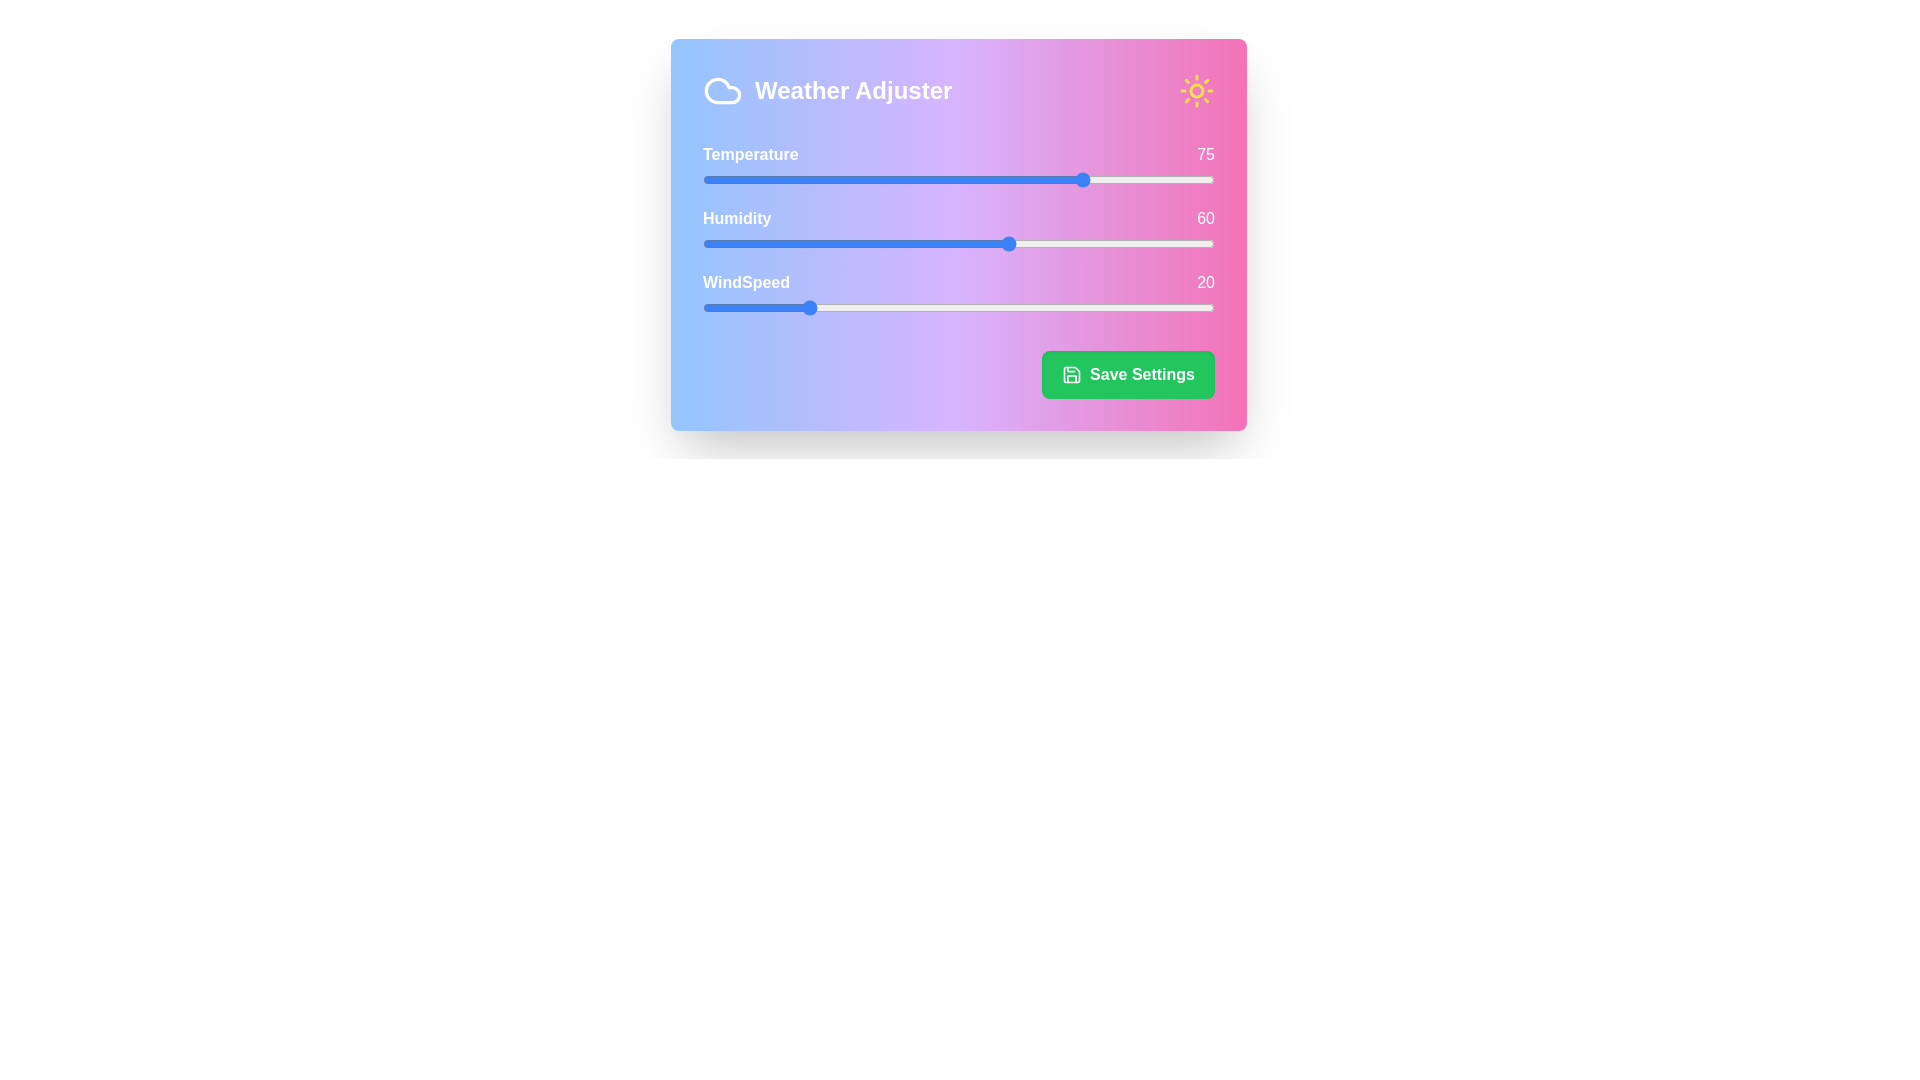  I want to click on the 'WindSpeed' text label, which is styled in bold, white font and located below the 'Humidity' label and above the 'Save Settings' button, so click(745, 282).